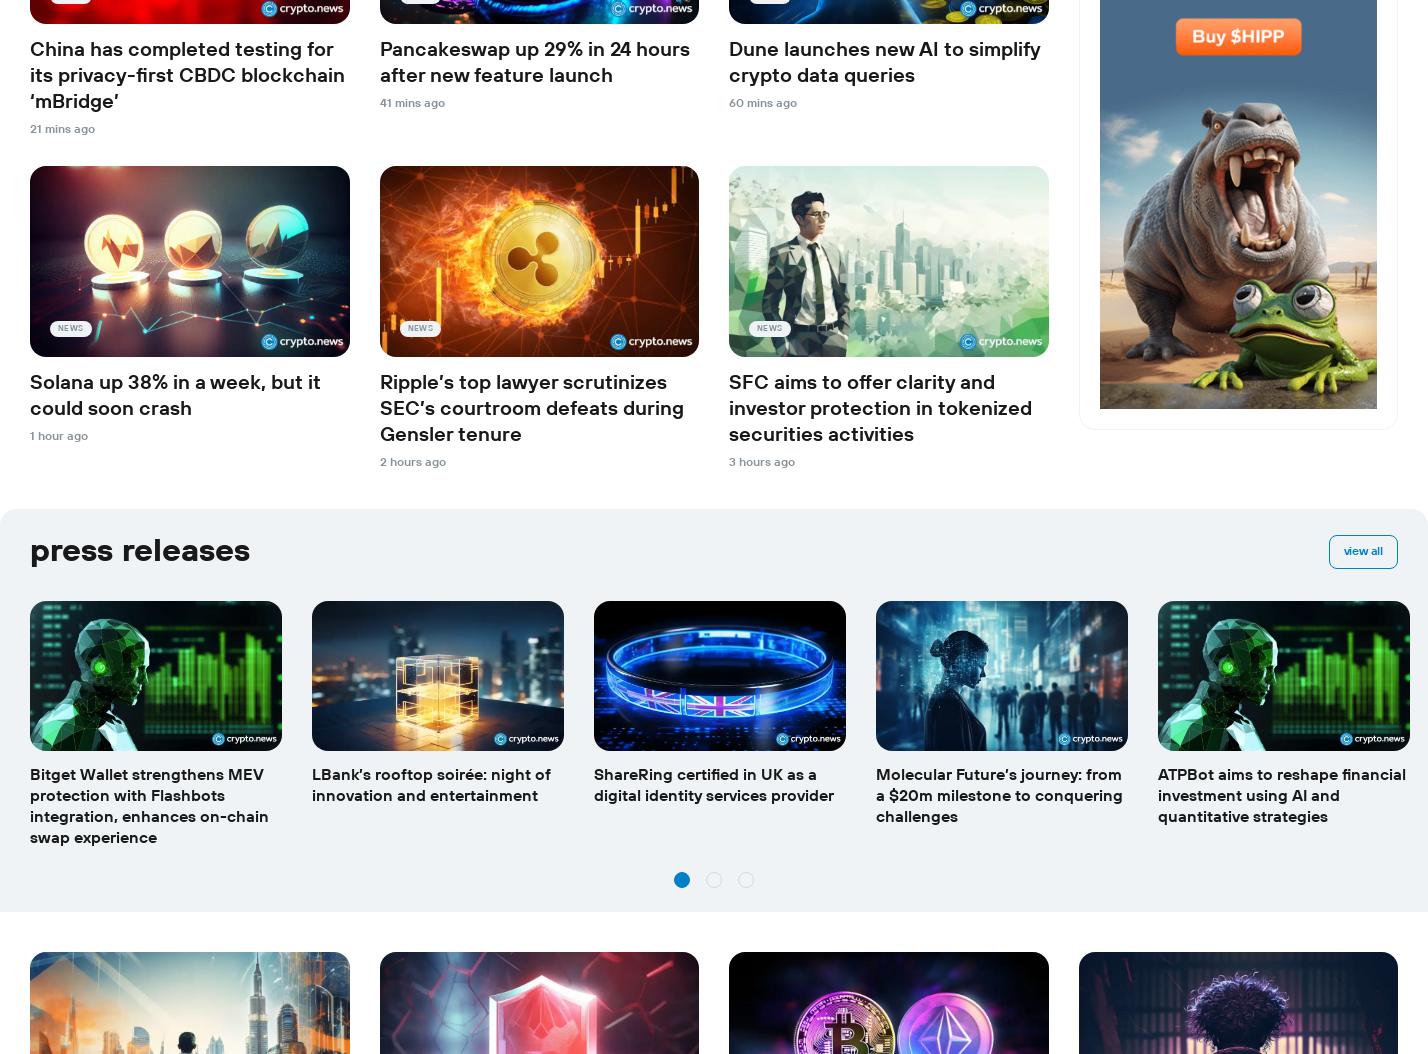 The width and height of the screenshot is (1428, 1054). I want to click on '1 hour ago', so click(58, 435).